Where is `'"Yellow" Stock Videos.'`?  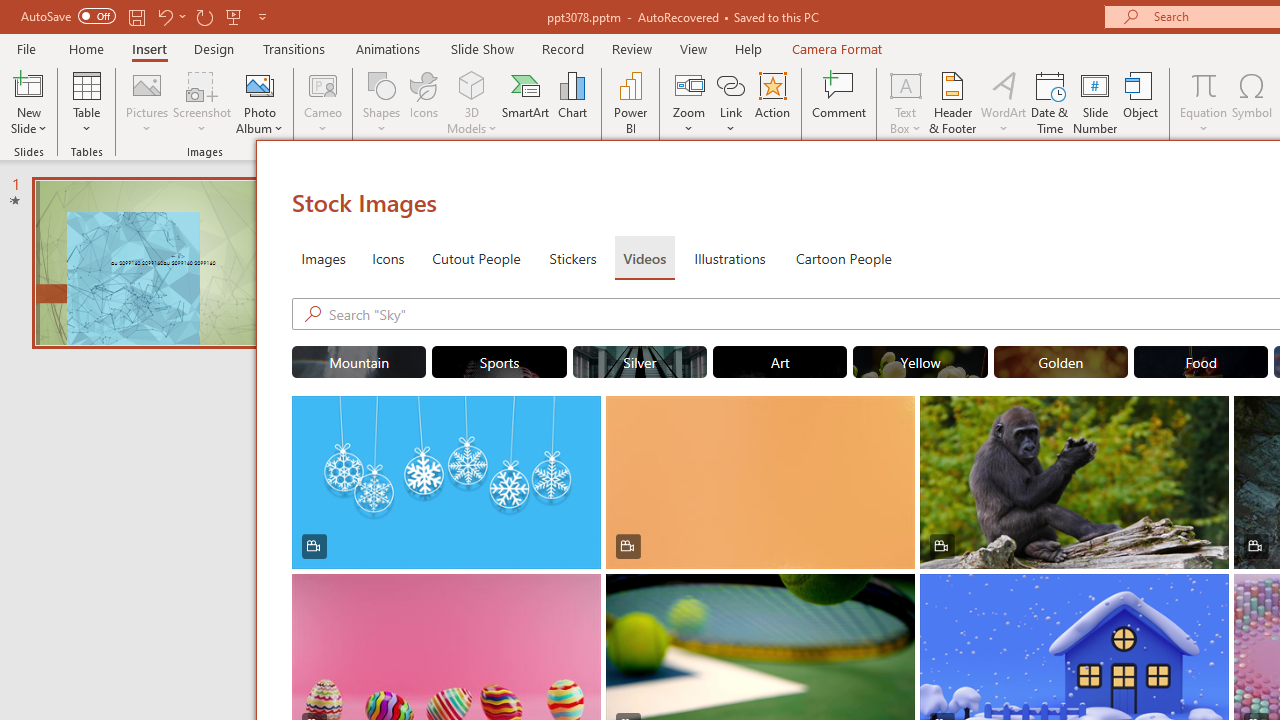
'"Yellow" Stock Videos.' is located at coordinates (919, 362).